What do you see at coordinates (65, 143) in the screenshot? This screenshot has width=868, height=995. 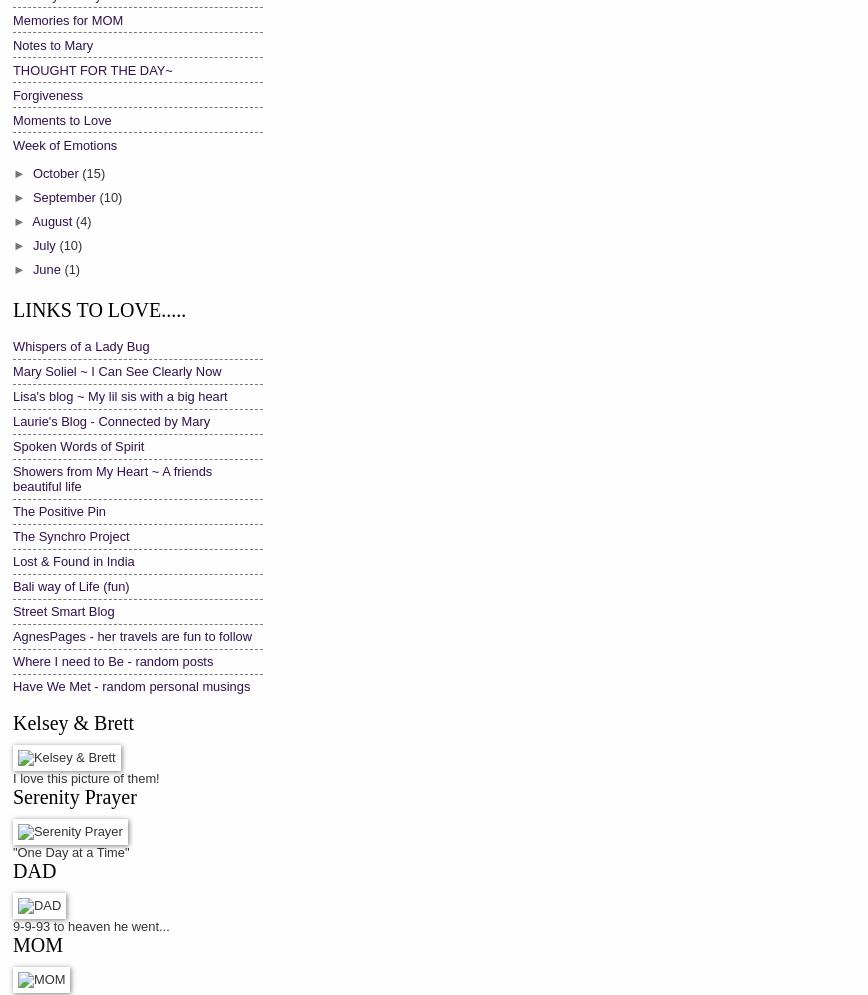 I see `'Week of Emotions'` at bounding box center [65, 143].